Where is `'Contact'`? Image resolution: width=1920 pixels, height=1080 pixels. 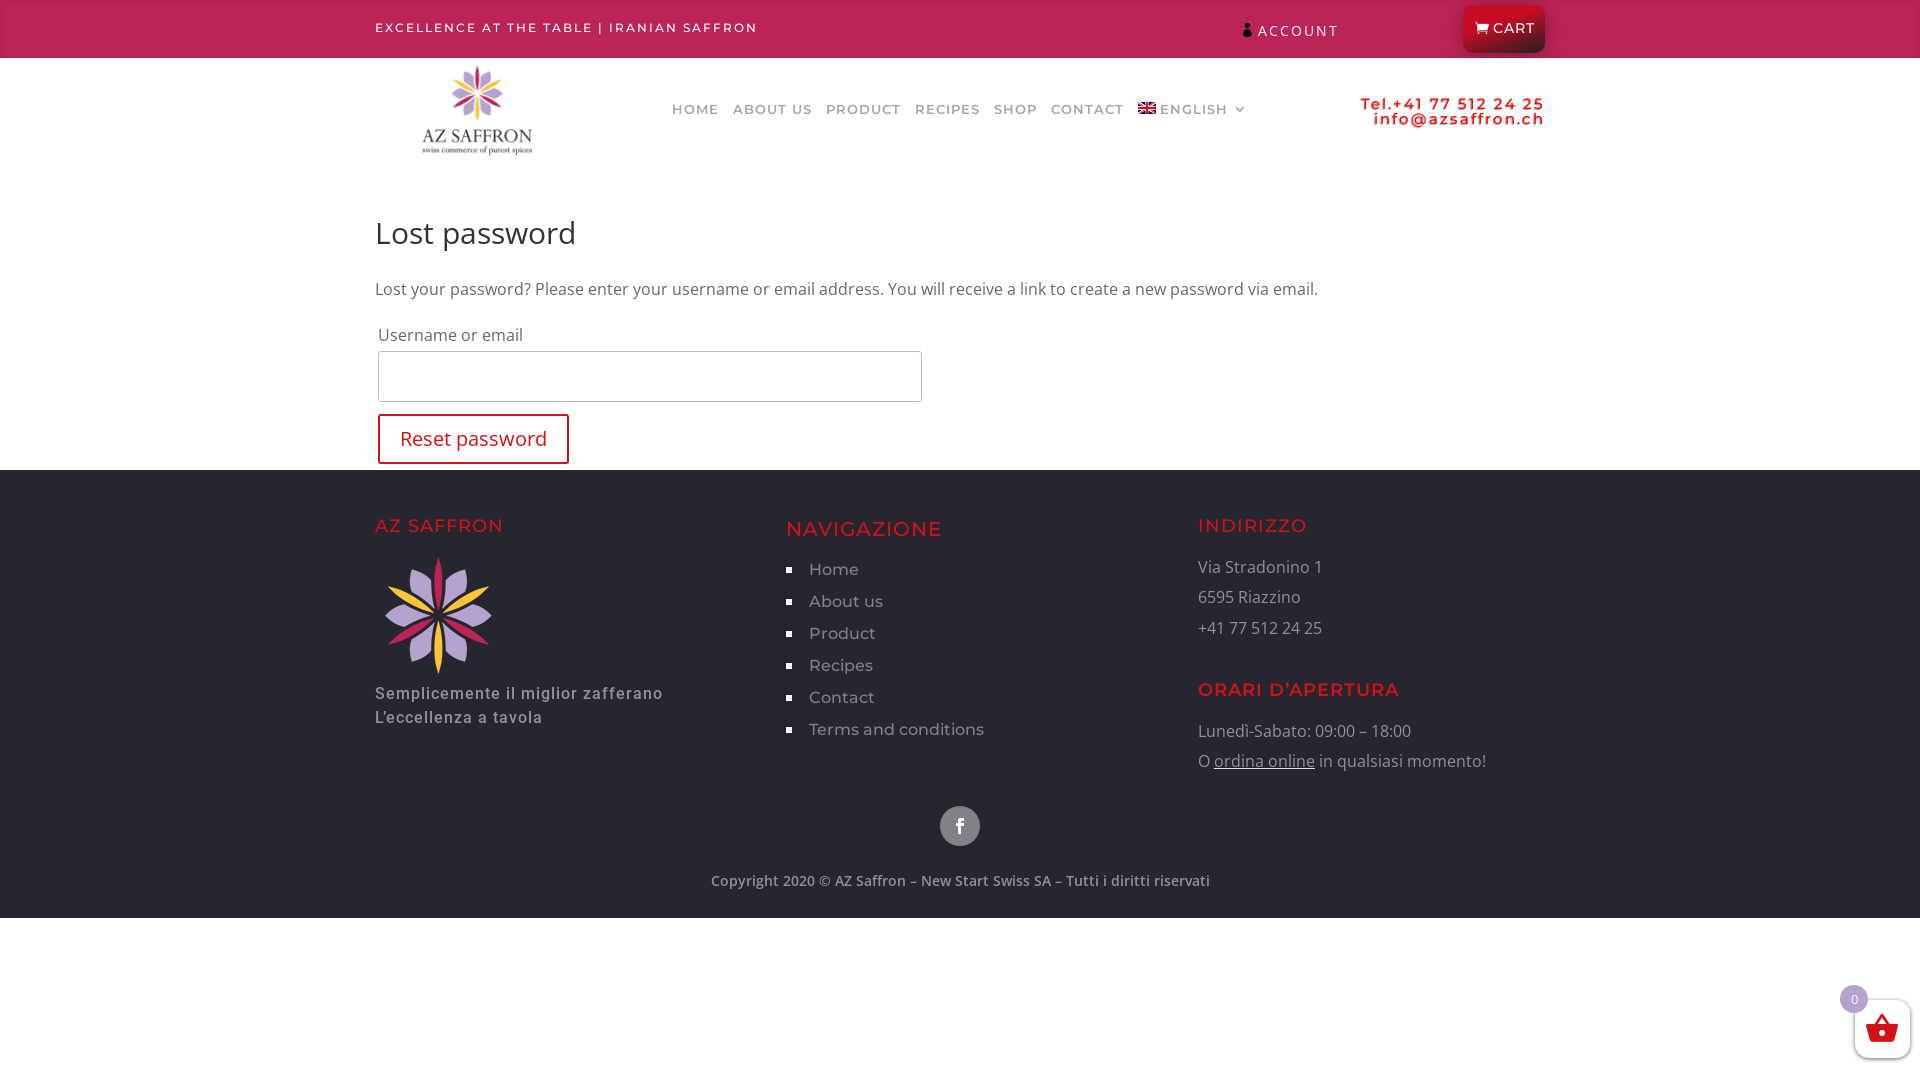 'Contact' is located at coordinates (841, 696).